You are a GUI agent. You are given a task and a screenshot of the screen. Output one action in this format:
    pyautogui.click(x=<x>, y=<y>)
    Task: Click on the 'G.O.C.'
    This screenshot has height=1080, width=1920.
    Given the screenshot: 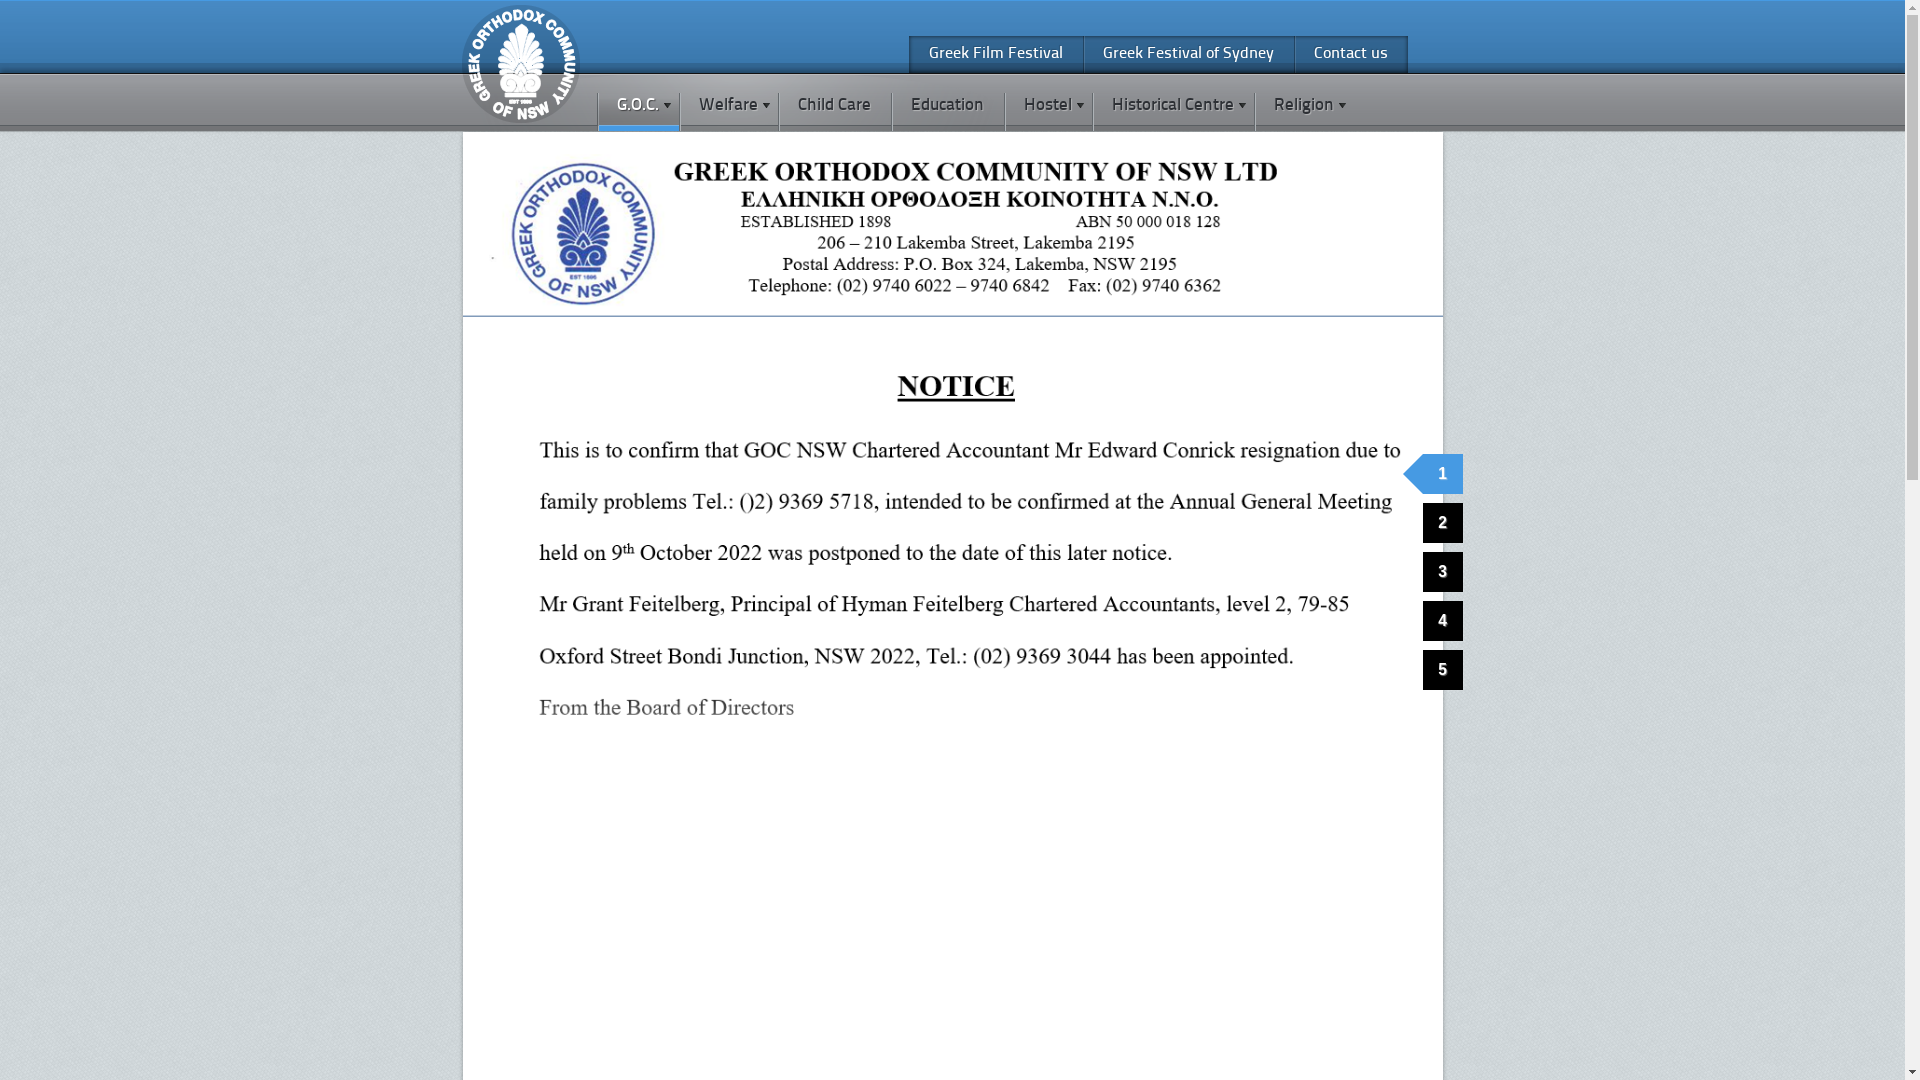 What is the action you would take?
    pyautogui.click(x=636, y=103)
    